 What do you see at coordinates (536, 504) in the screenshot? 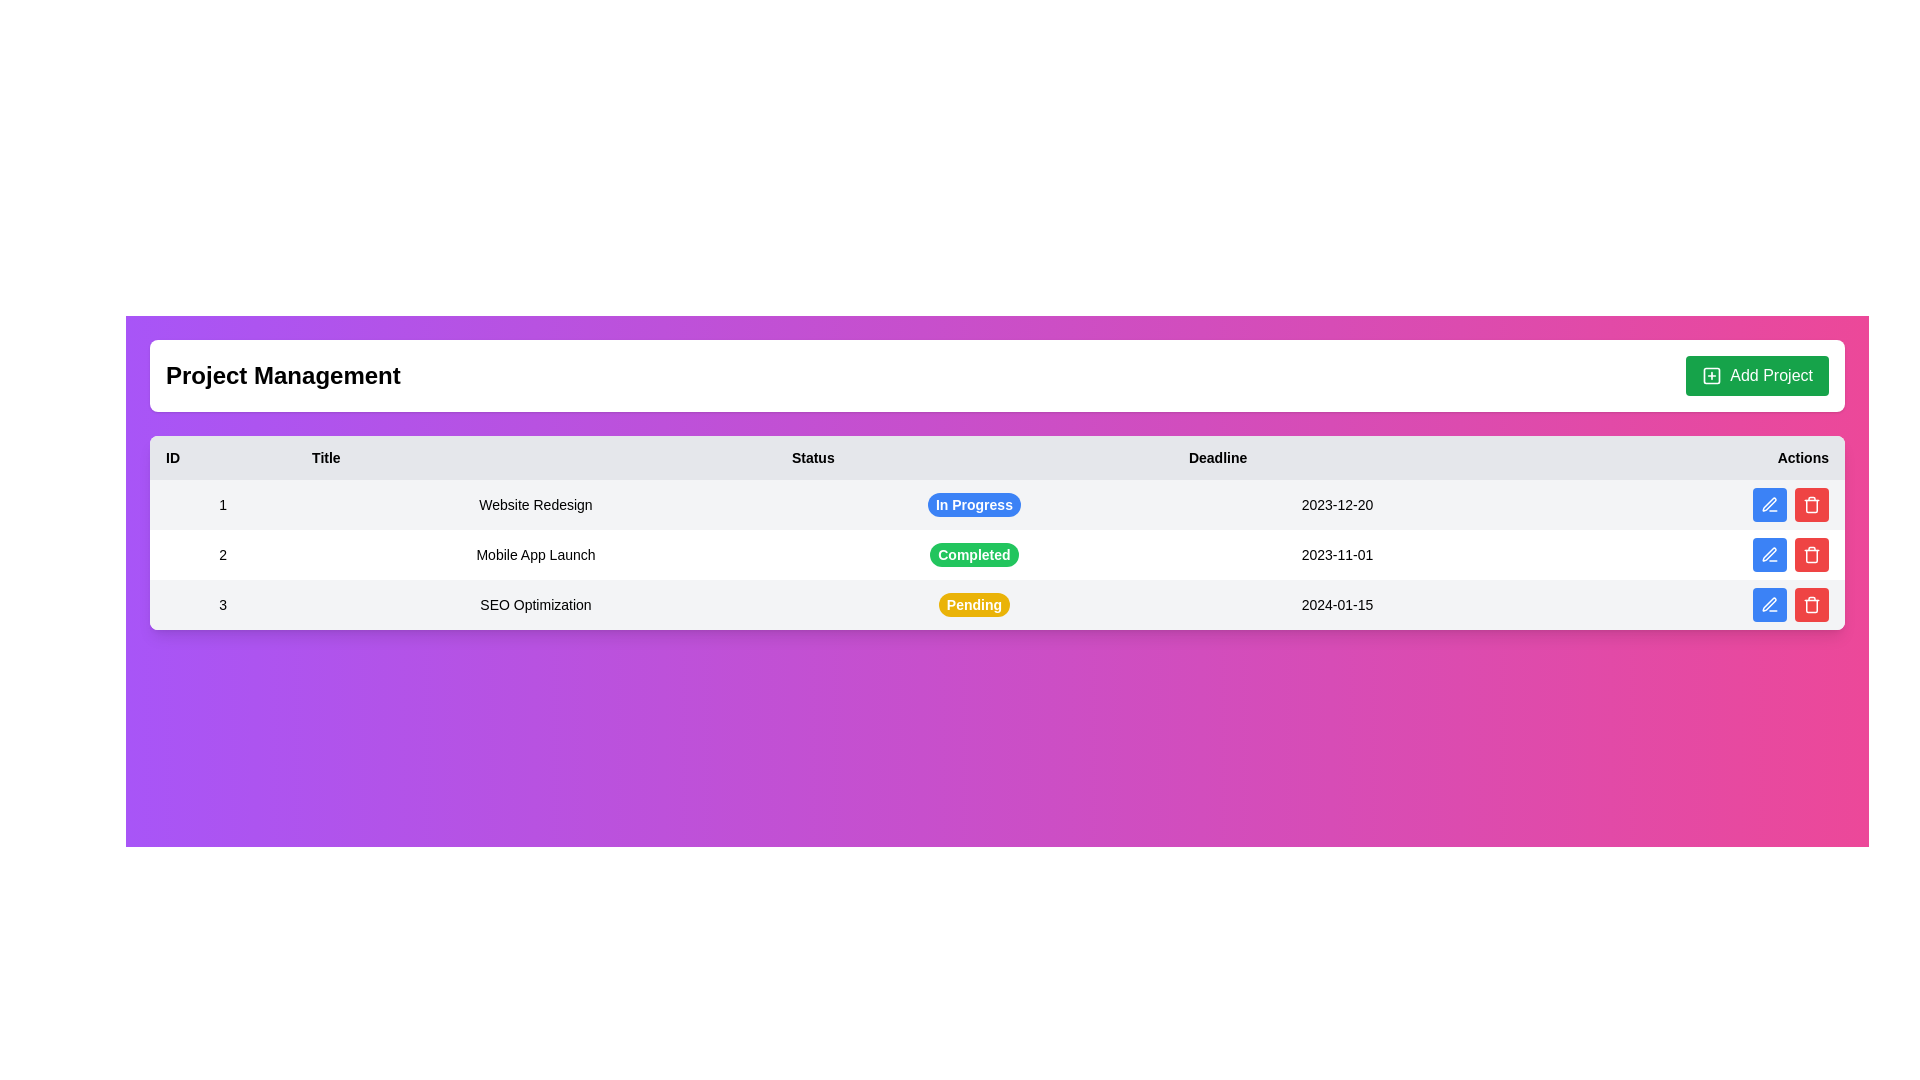
I see `the text label displaying the title in the second column of the first row of the table, located under the 'Title' header` at bounding box center [536, 504].